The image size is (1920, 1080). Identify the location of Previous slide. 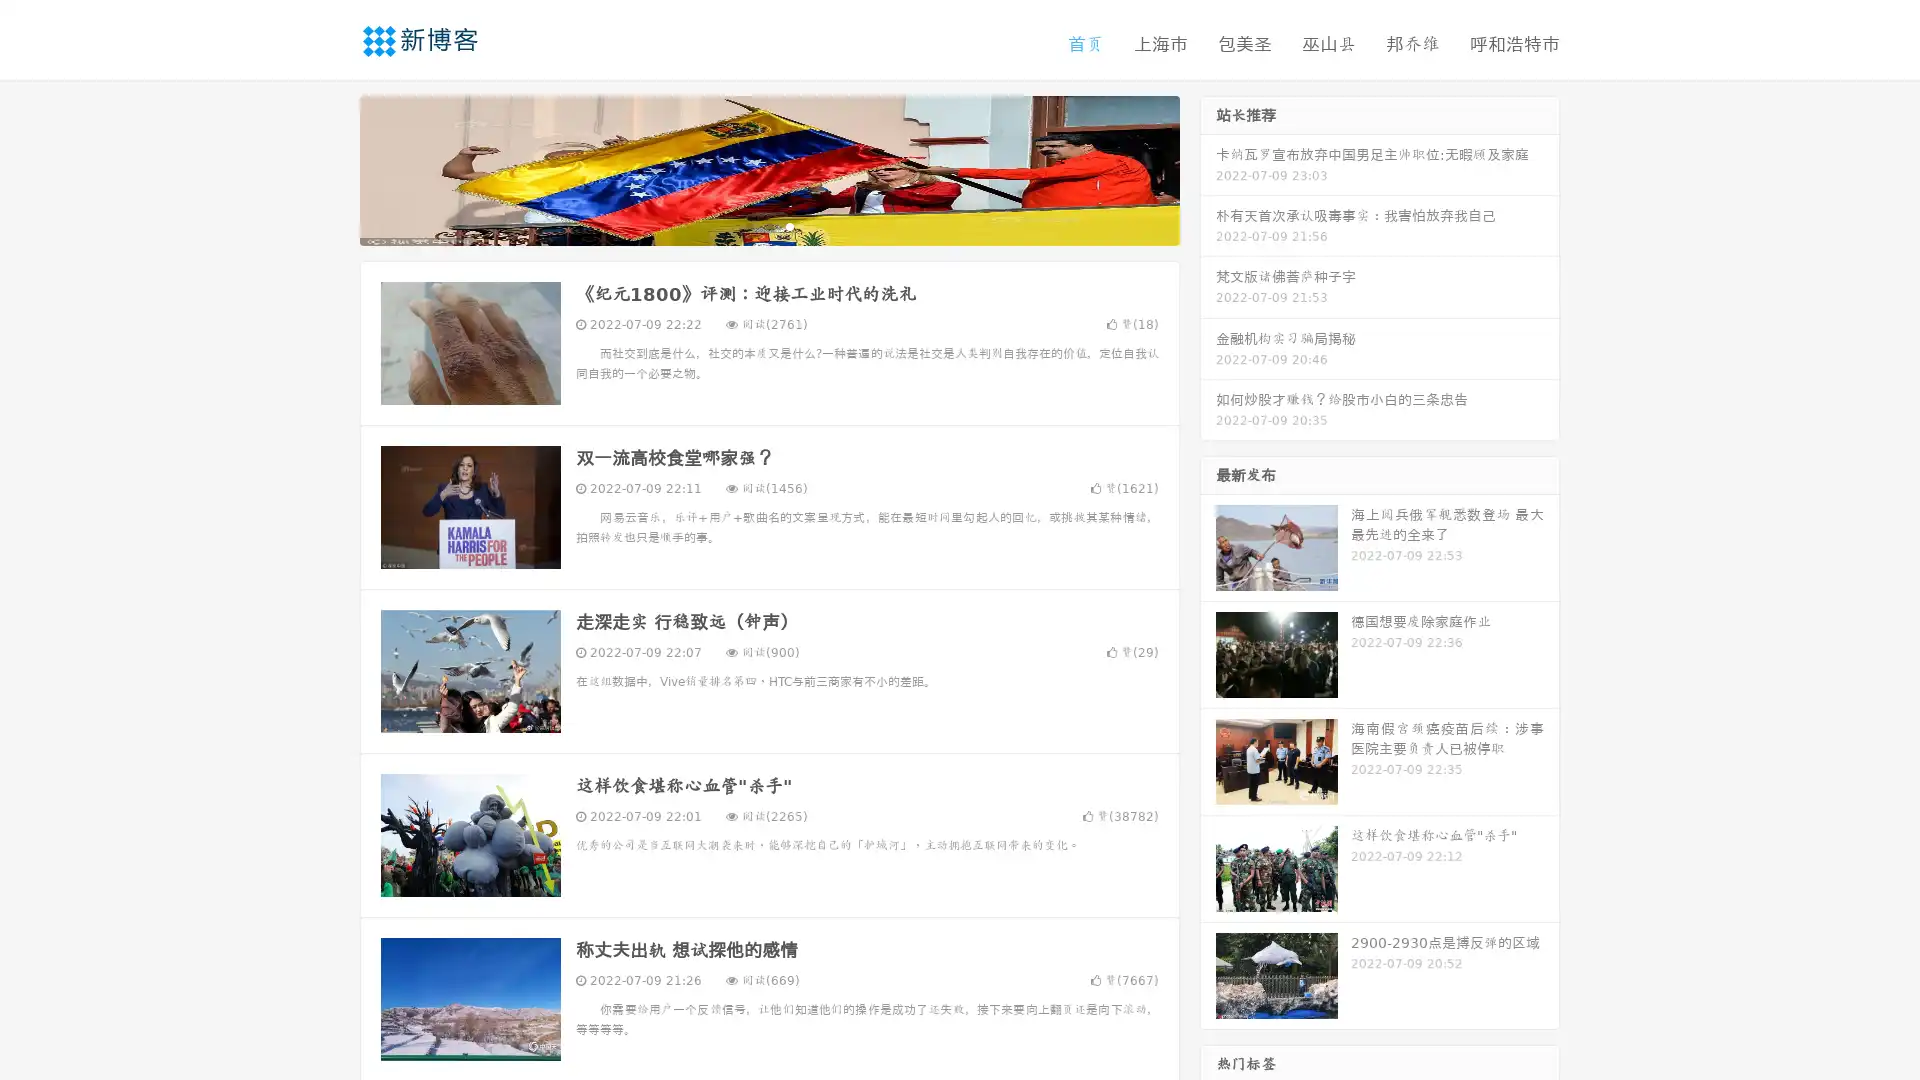
(330, 168).